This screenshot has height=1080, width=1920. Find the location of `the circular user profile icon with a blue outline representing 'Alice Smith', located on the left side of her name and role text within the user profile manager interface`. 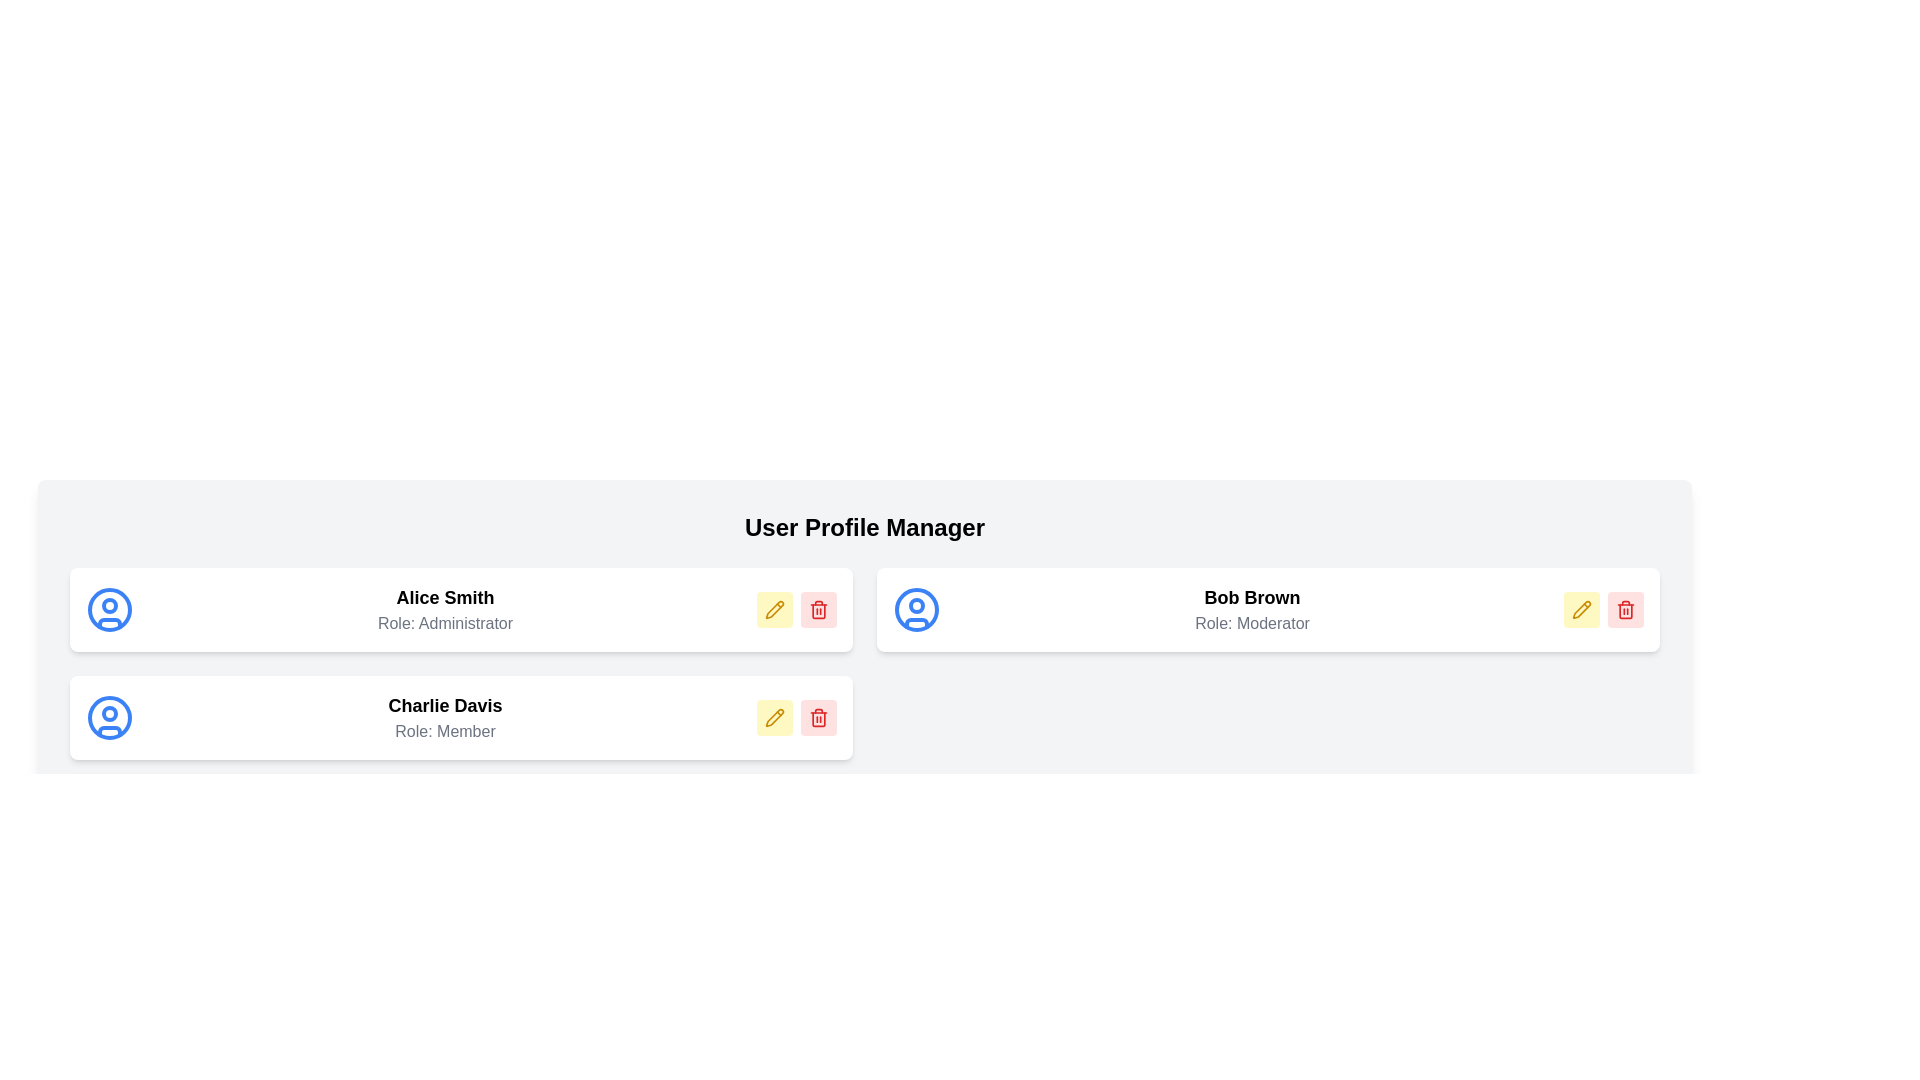

the circular user profile icon with a blue outline representing 'Alice Smith', located on the left side of her name and role text within the user profile manager interface is located at coordinates (109, 608).